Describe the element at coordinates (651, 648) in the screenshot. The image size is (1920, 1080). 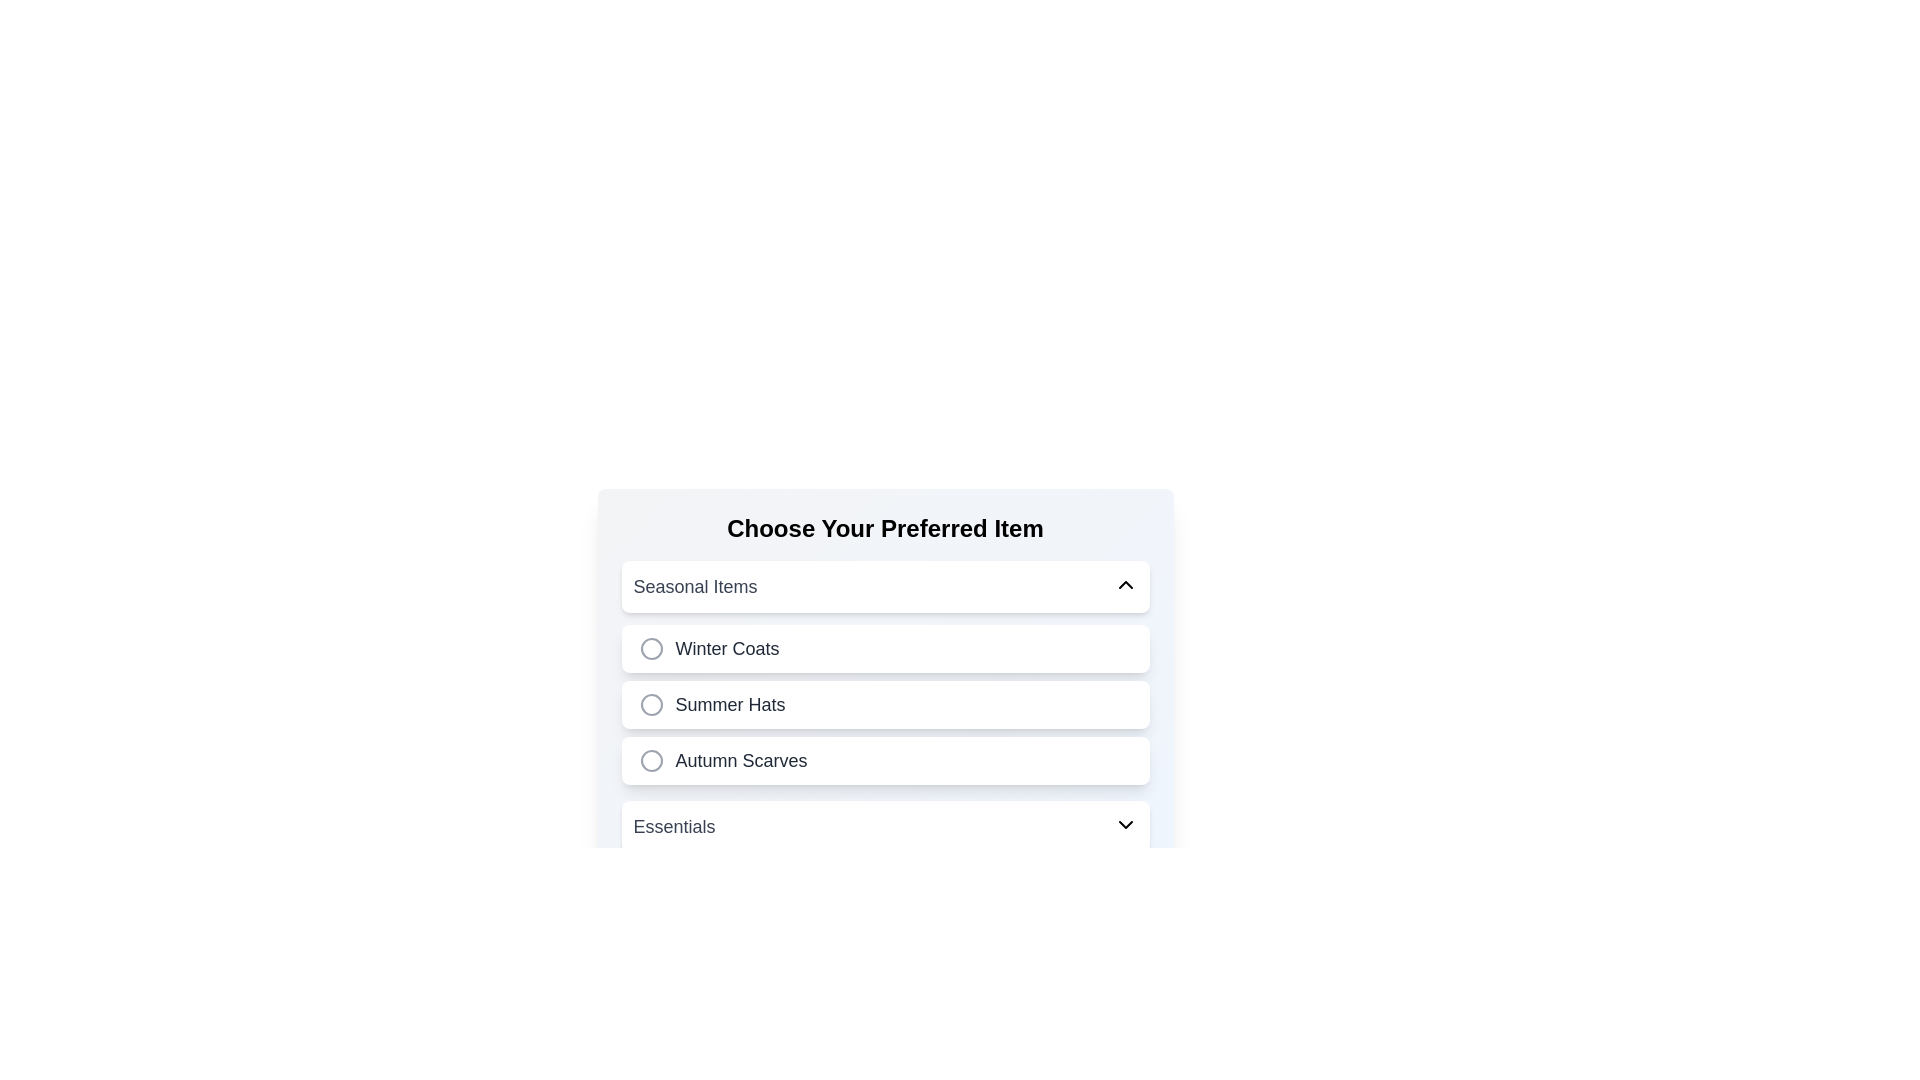
I see `the radio button to the left of the text 'Winter Coats'` at that location.